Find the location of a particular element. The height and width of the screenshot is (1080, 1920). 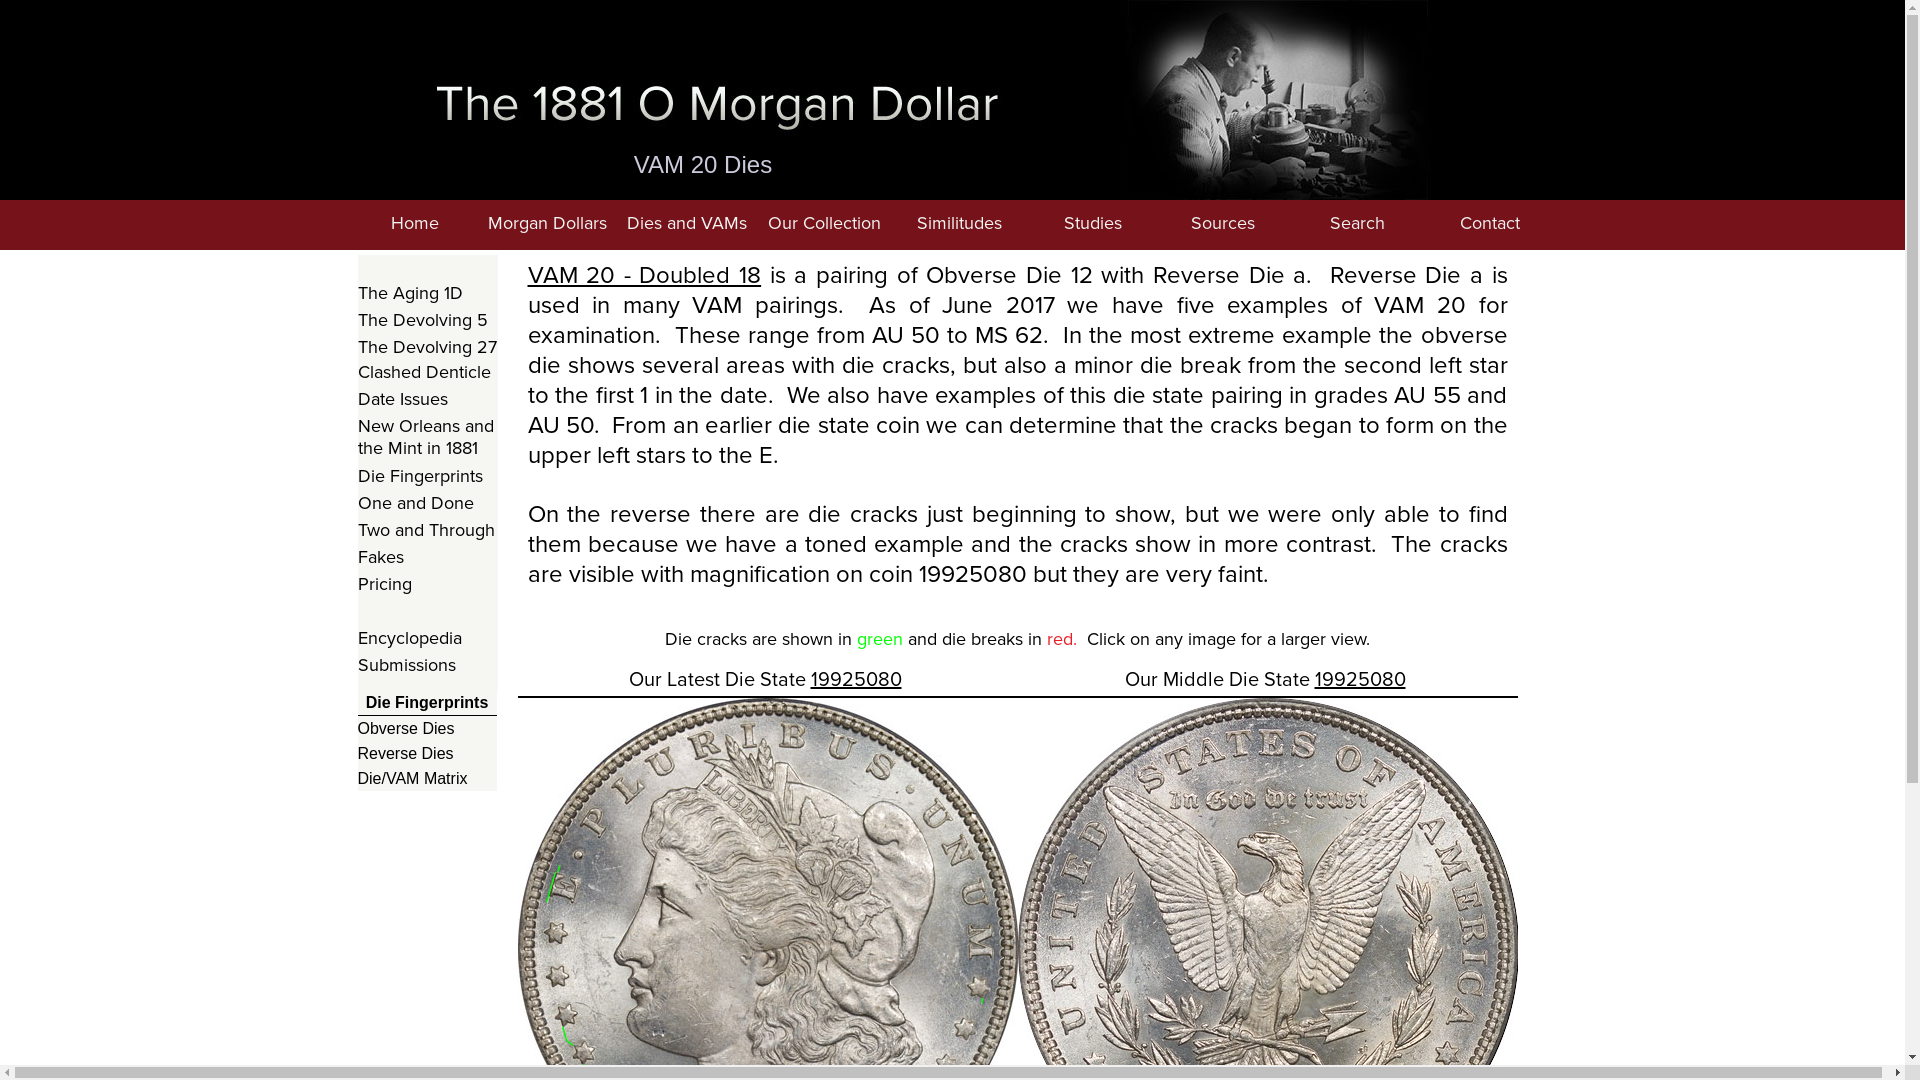

'19925080' is located at coordinates (1359, 677).